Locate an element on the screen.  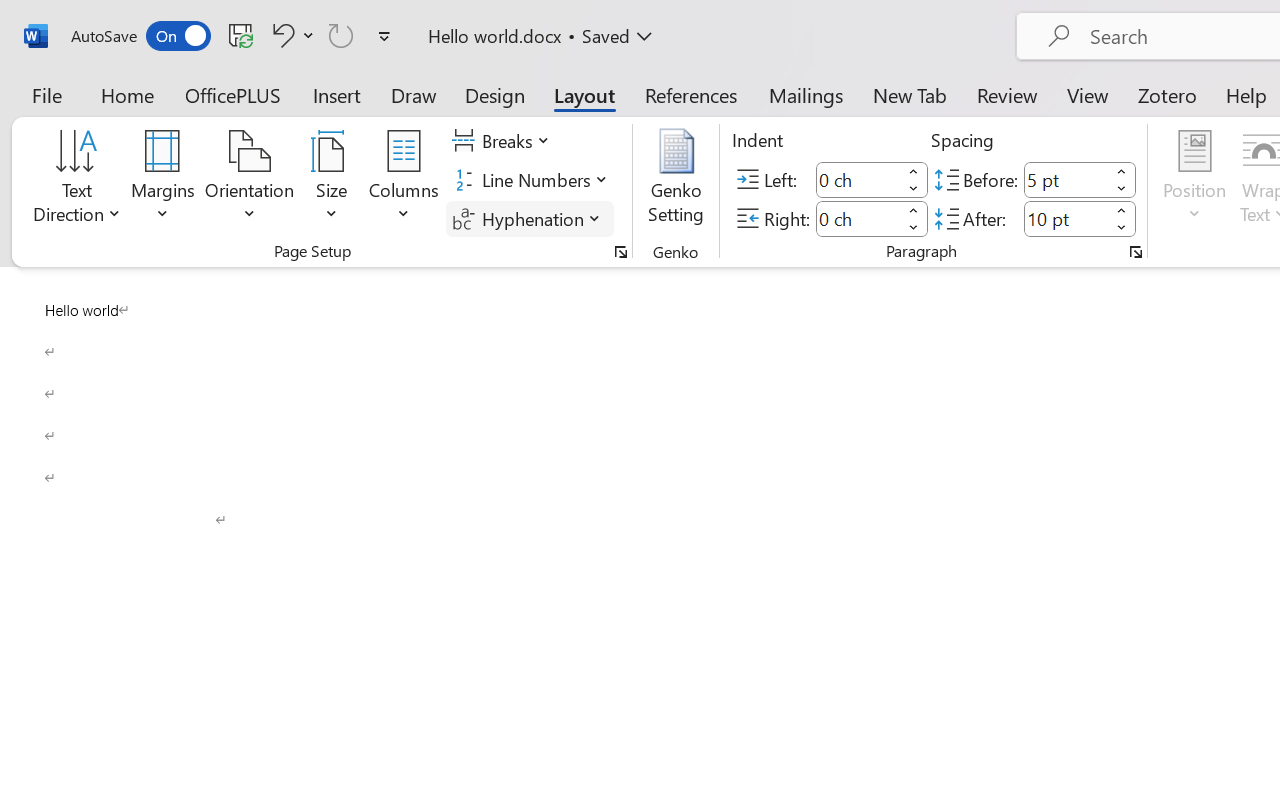
'File Tab' is located at coordinates (46, 94).